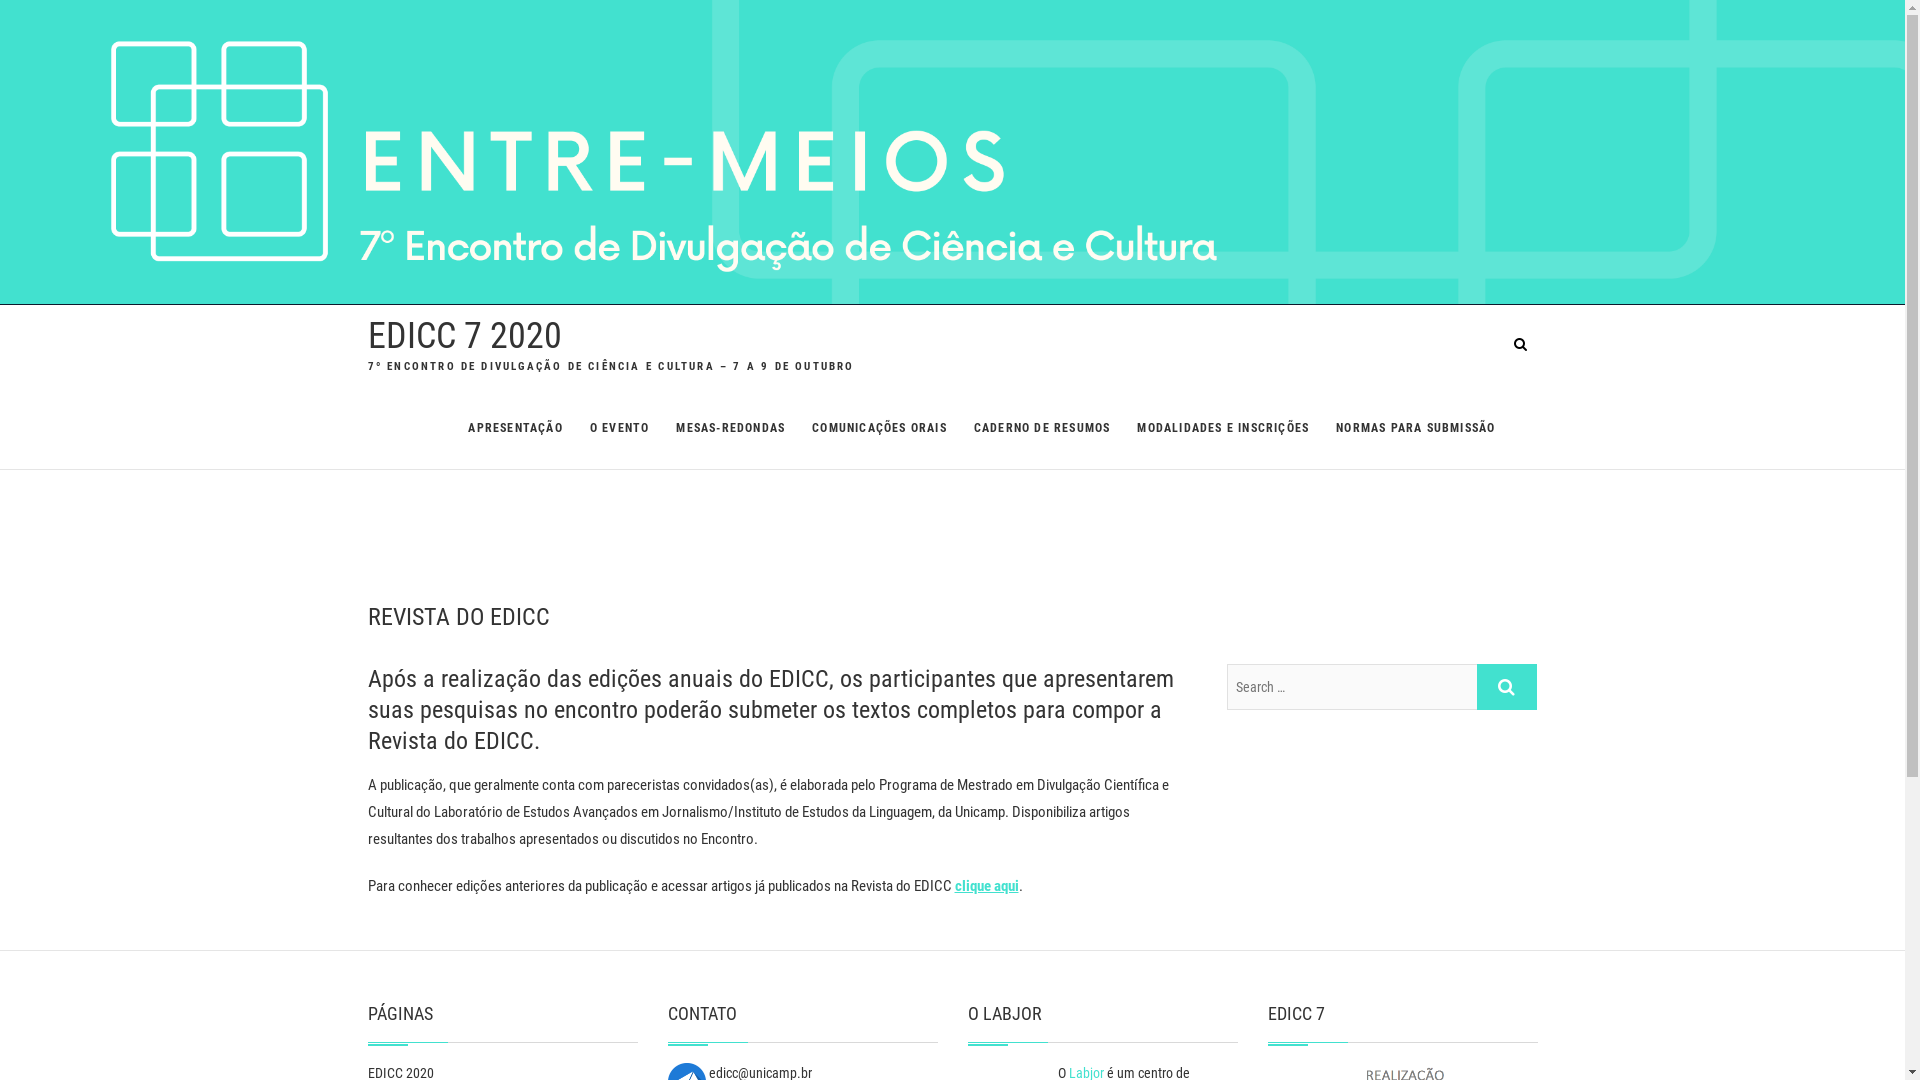  Describe the element at coordinates (1041, 427) in the screenshot. I see `'CADERNO DE RESUMOS'` at that location.